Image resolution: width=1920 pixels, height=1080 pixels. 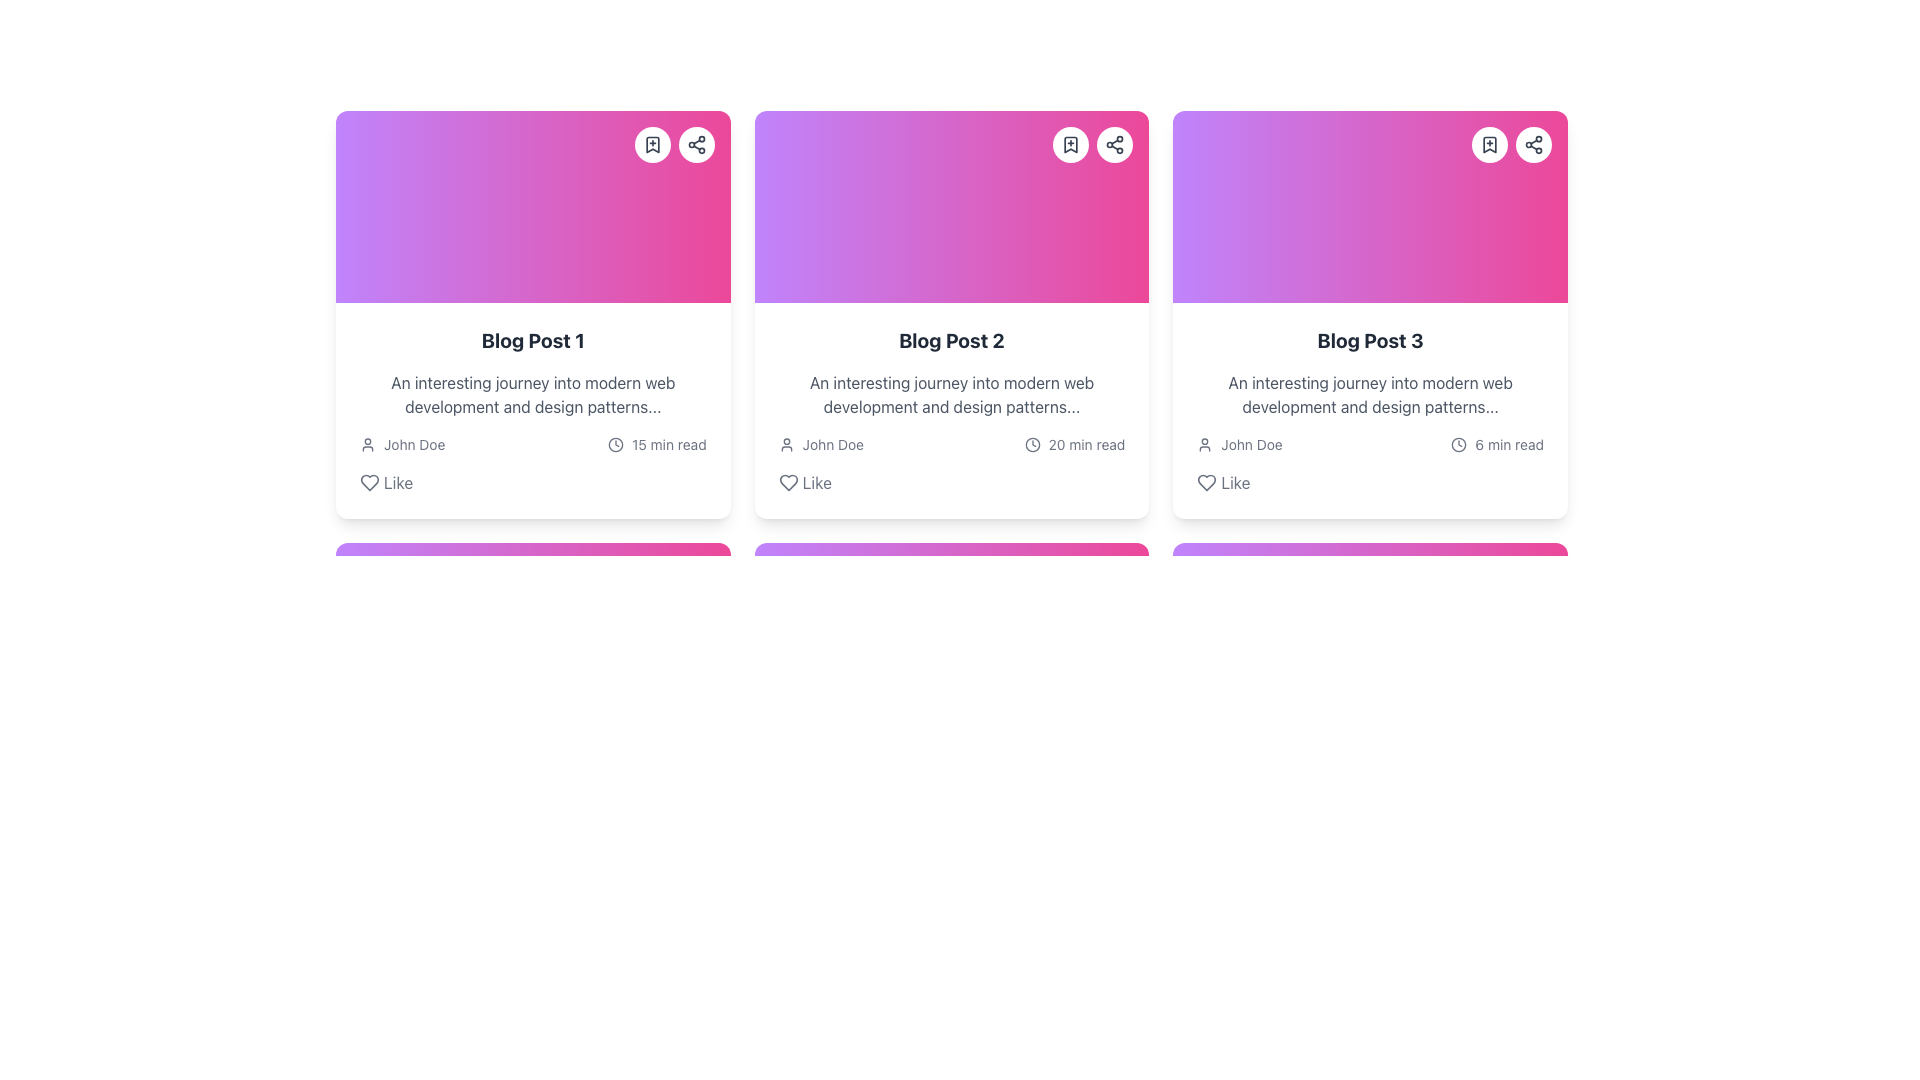 I want to click on the 'like' icon located next to the text 'Like' at the bottom of the second card in a horizontally aligned set of three cards, so click(x=787, y=482).